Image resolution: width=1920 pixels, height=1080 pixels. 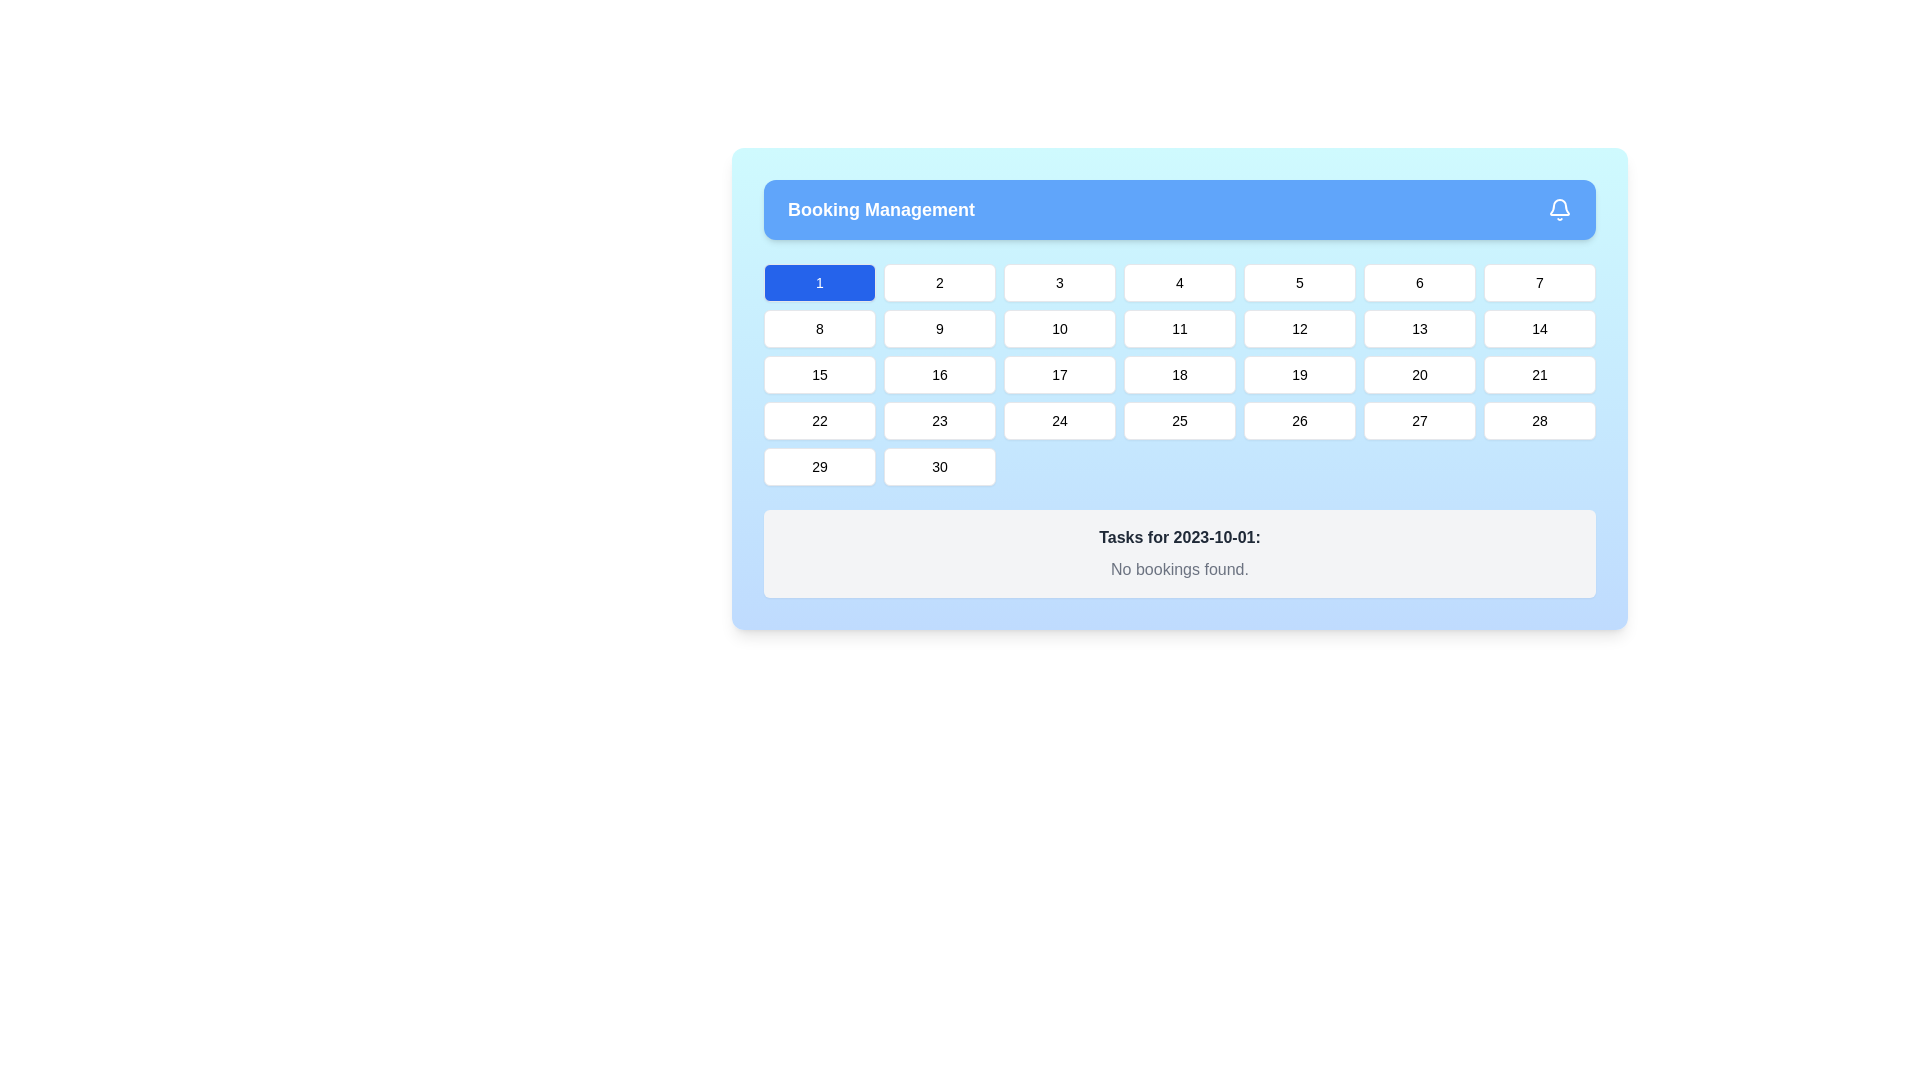 What do you see at coordinates (820, 327) in the screenshot?
I see `the button representing the specific day in the second row, first column of the calendar grid` at bounding box center [820, 327].